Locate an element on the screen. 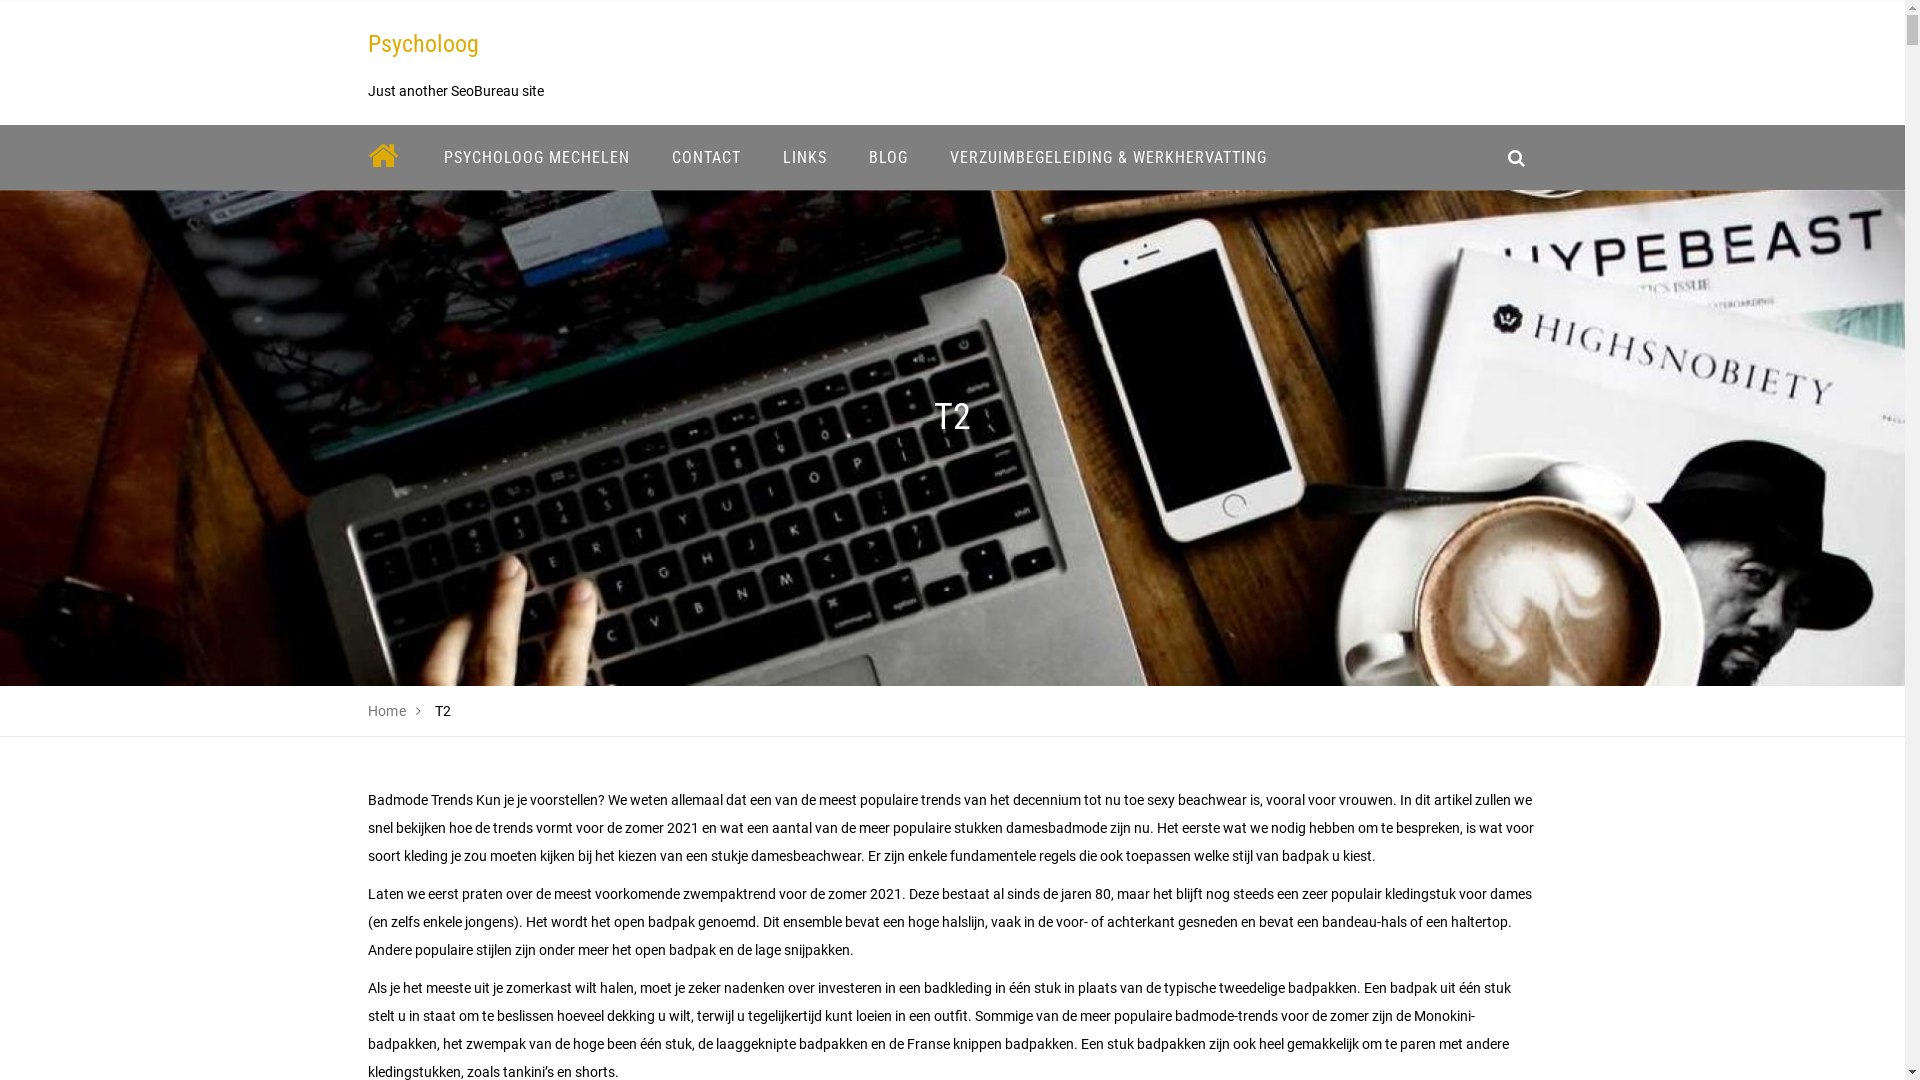 The height and width of the screenshot is (1080, 1920). 'Home' is located at coordinates (387, 709).